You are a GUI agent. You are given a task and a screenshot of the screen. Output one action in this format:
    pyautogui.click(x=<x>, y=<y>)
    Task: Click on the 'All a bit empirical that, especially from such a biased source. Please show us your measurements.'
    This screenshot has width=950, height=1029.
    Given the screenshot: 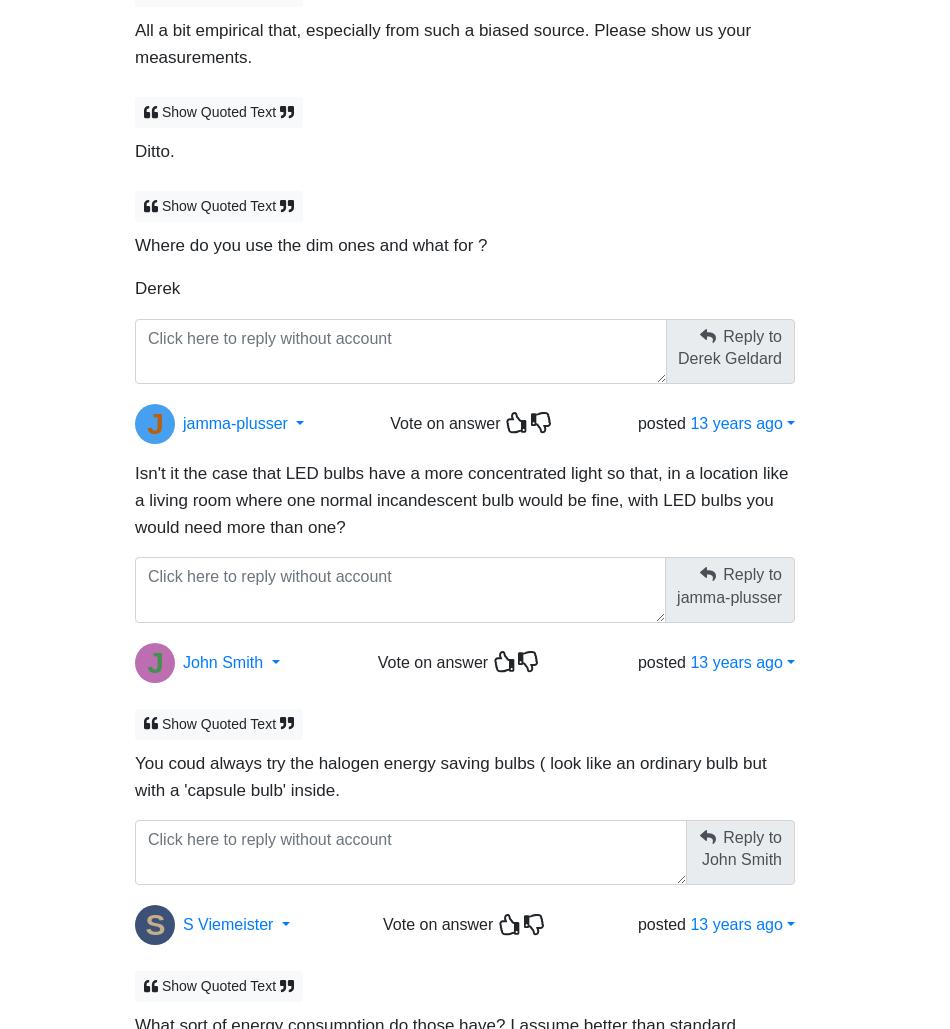 What is the action you would take?
    pyautogui.click(x=441, y=33)
    